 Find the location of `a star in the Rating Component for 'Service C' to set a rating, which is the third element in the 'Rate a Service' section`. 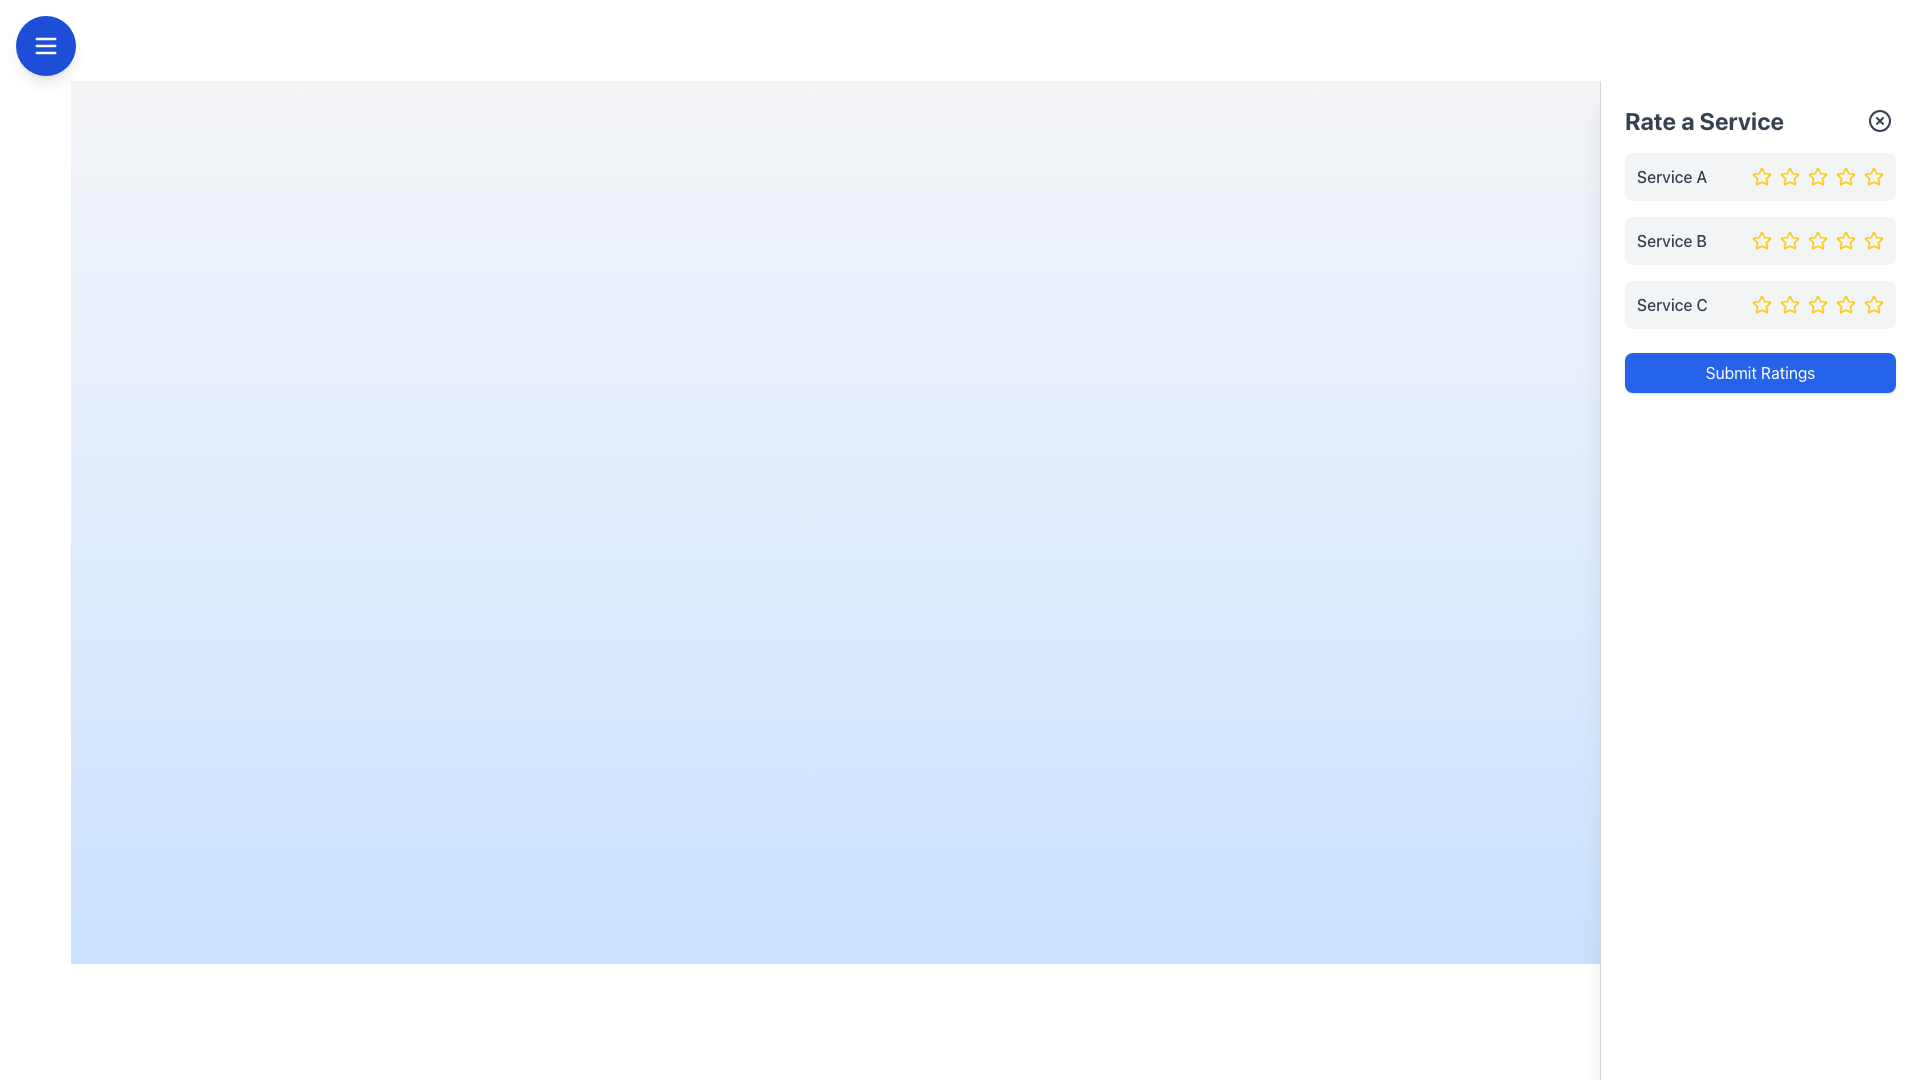

a star in the Rating Component for 'Service C' to set a rating, which is the third element in the 'Rate a Service' section is located at coordinates (1760, 304).